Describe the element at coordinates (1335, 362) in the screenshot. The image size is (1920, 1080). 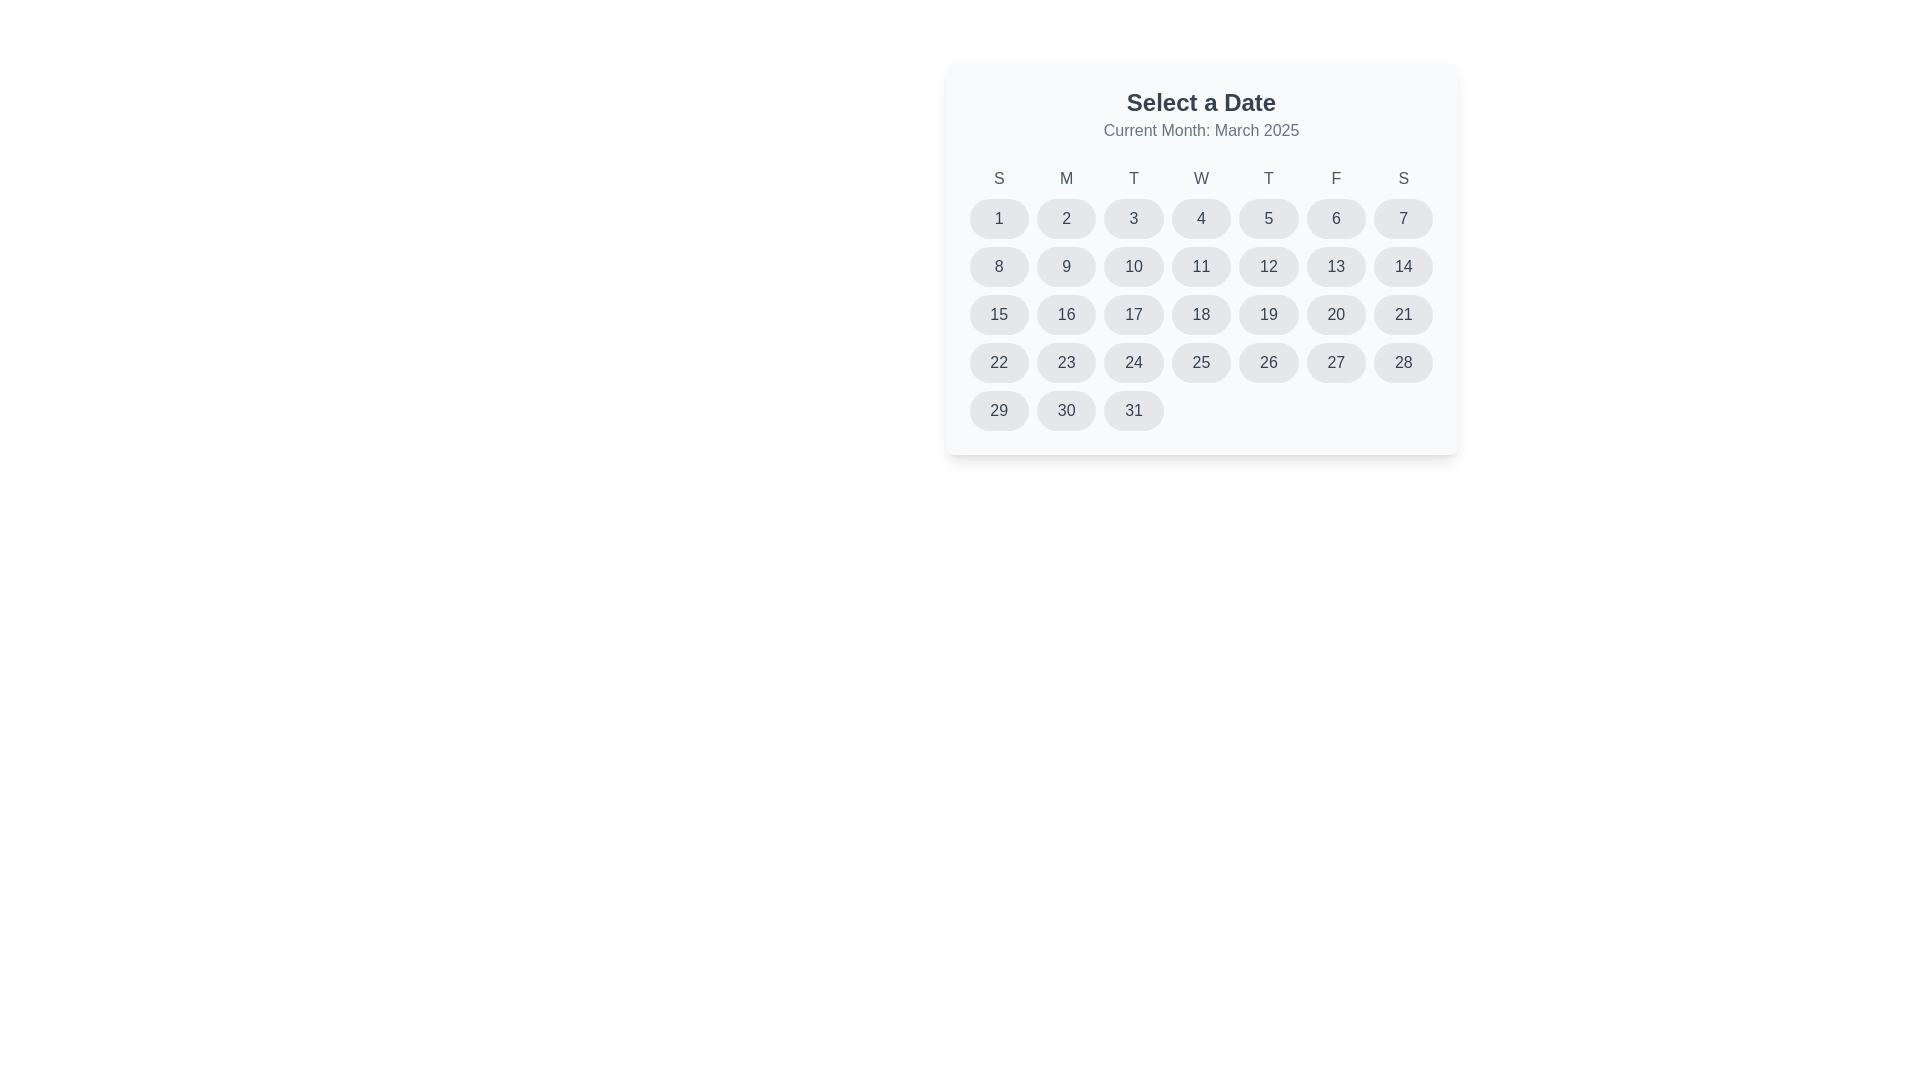
I see `the circular button with the numeral '27' in dark gray at its center` at that location.